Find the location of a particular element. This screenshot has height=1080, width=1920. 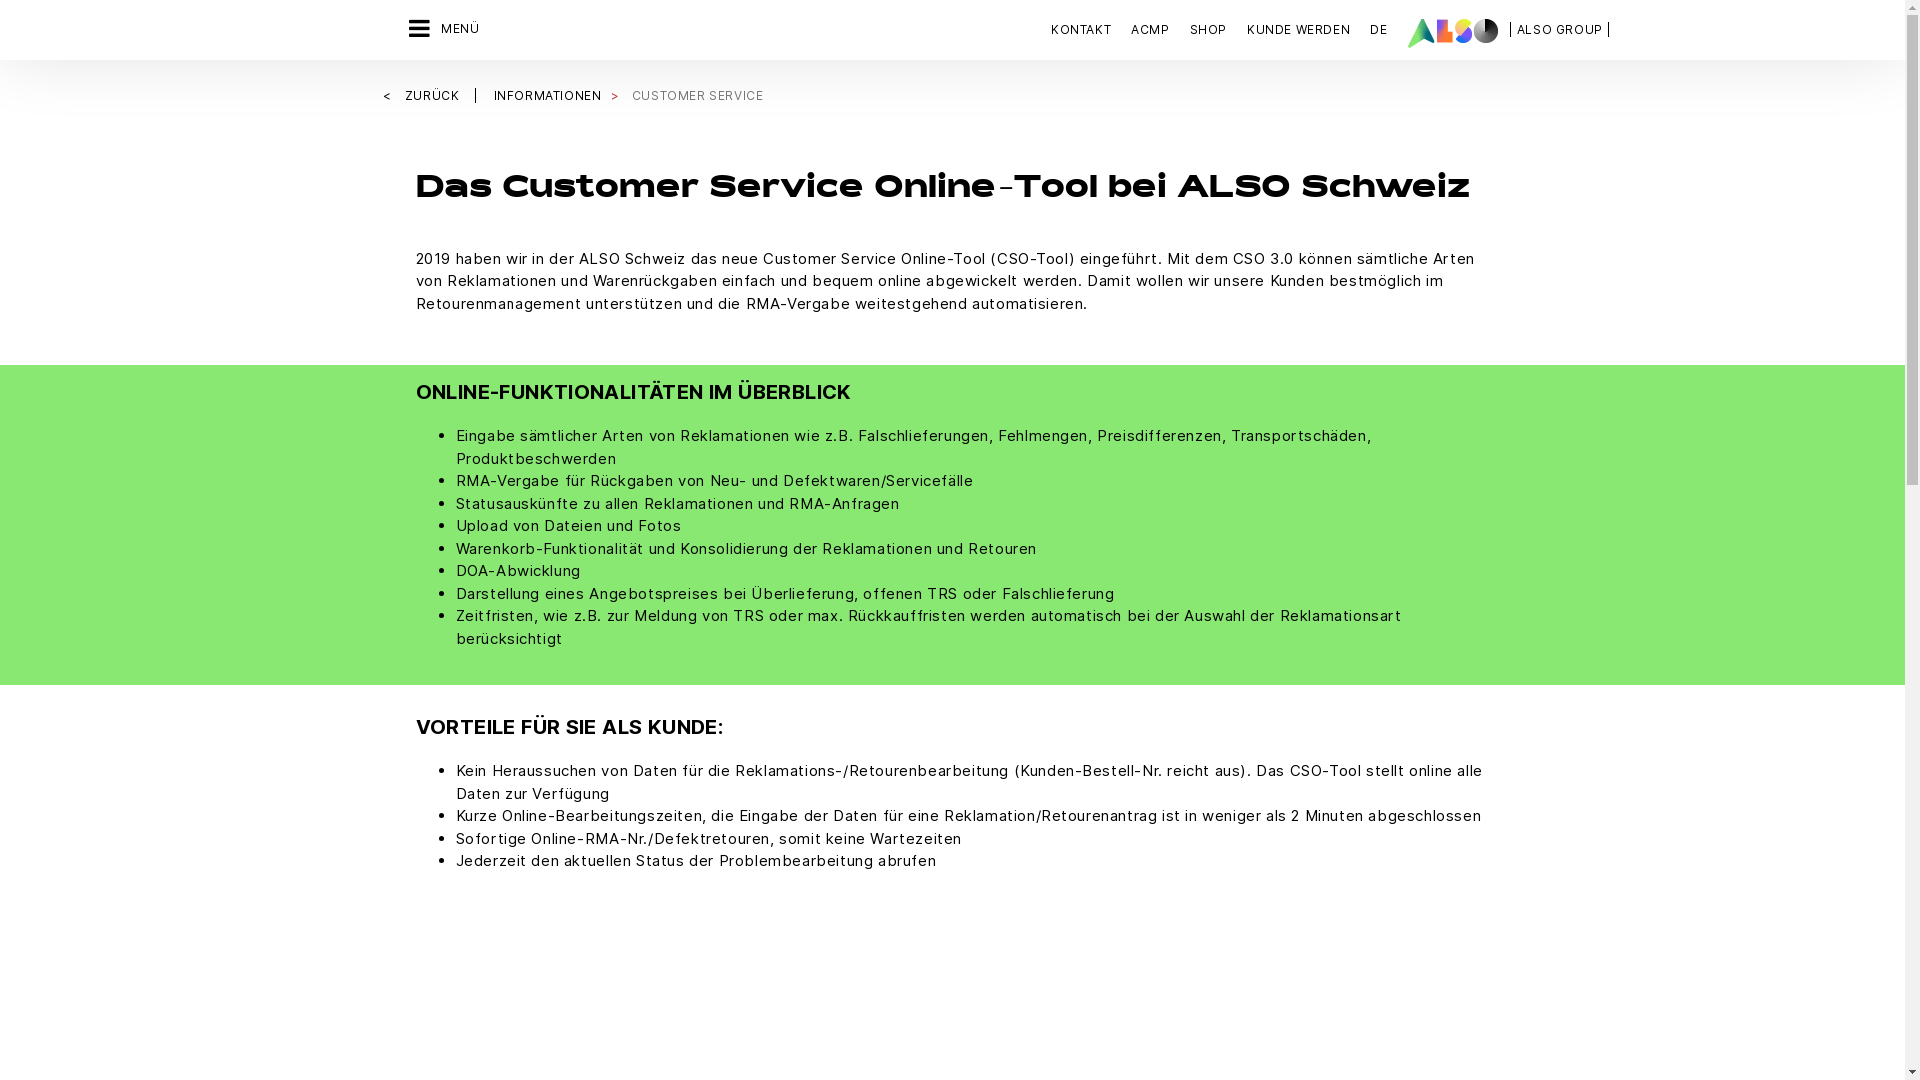

'SHOP' is located at coordinates (1207, 30).